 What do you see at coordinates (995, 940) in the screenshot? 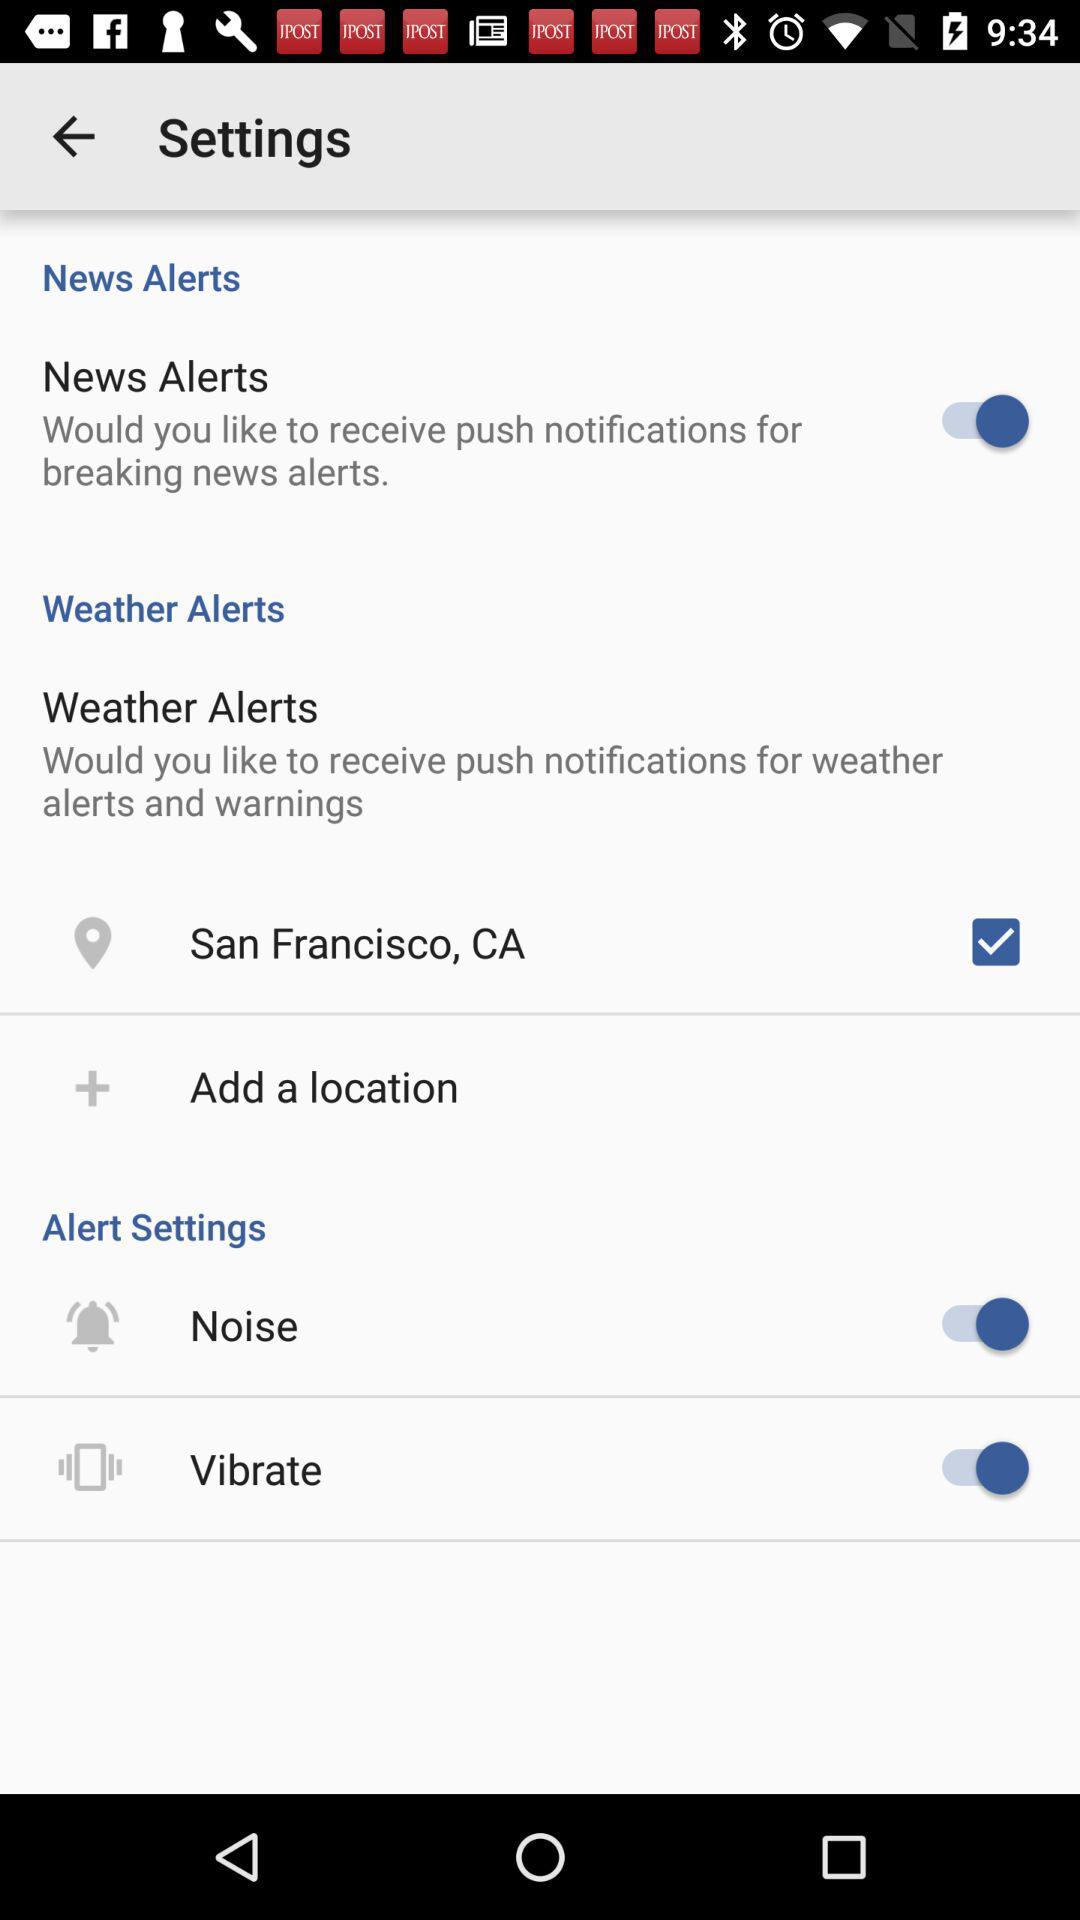
I see `the icon above alert settings item` at bounding box center [995, 940].